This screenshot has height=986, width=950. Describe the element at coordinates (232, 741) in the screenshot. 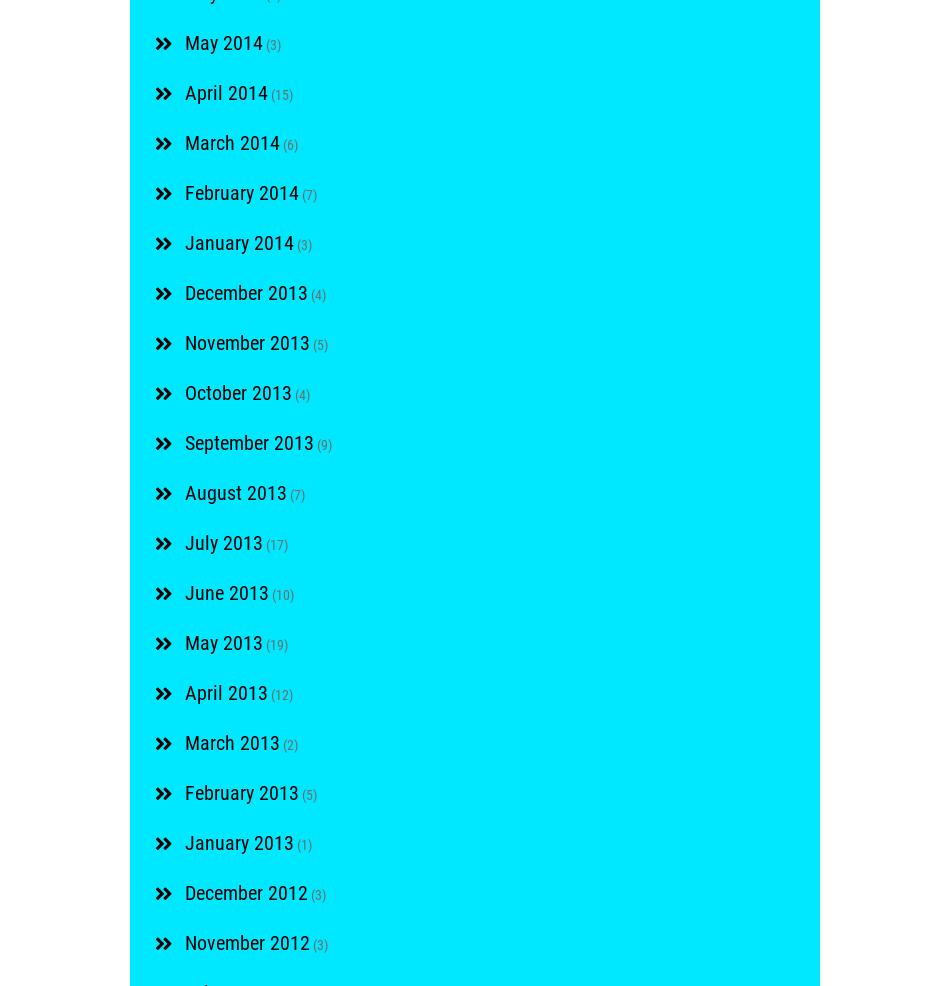

I see `'March 2013'` at that location.